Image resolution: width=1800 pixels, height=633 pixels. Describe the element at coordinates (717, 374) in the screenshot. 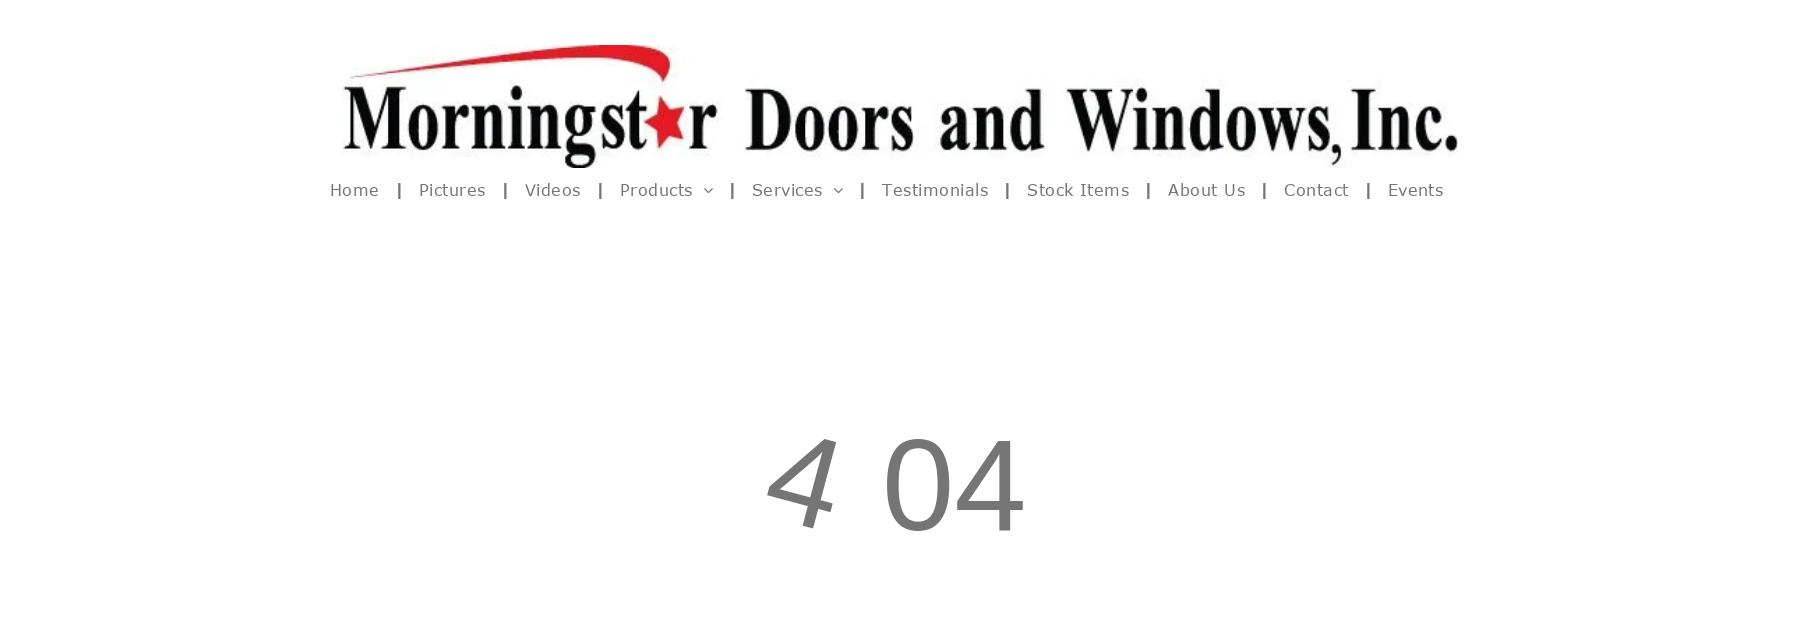

I see `'Tilt n Turn Windows & Doors'` at that location.